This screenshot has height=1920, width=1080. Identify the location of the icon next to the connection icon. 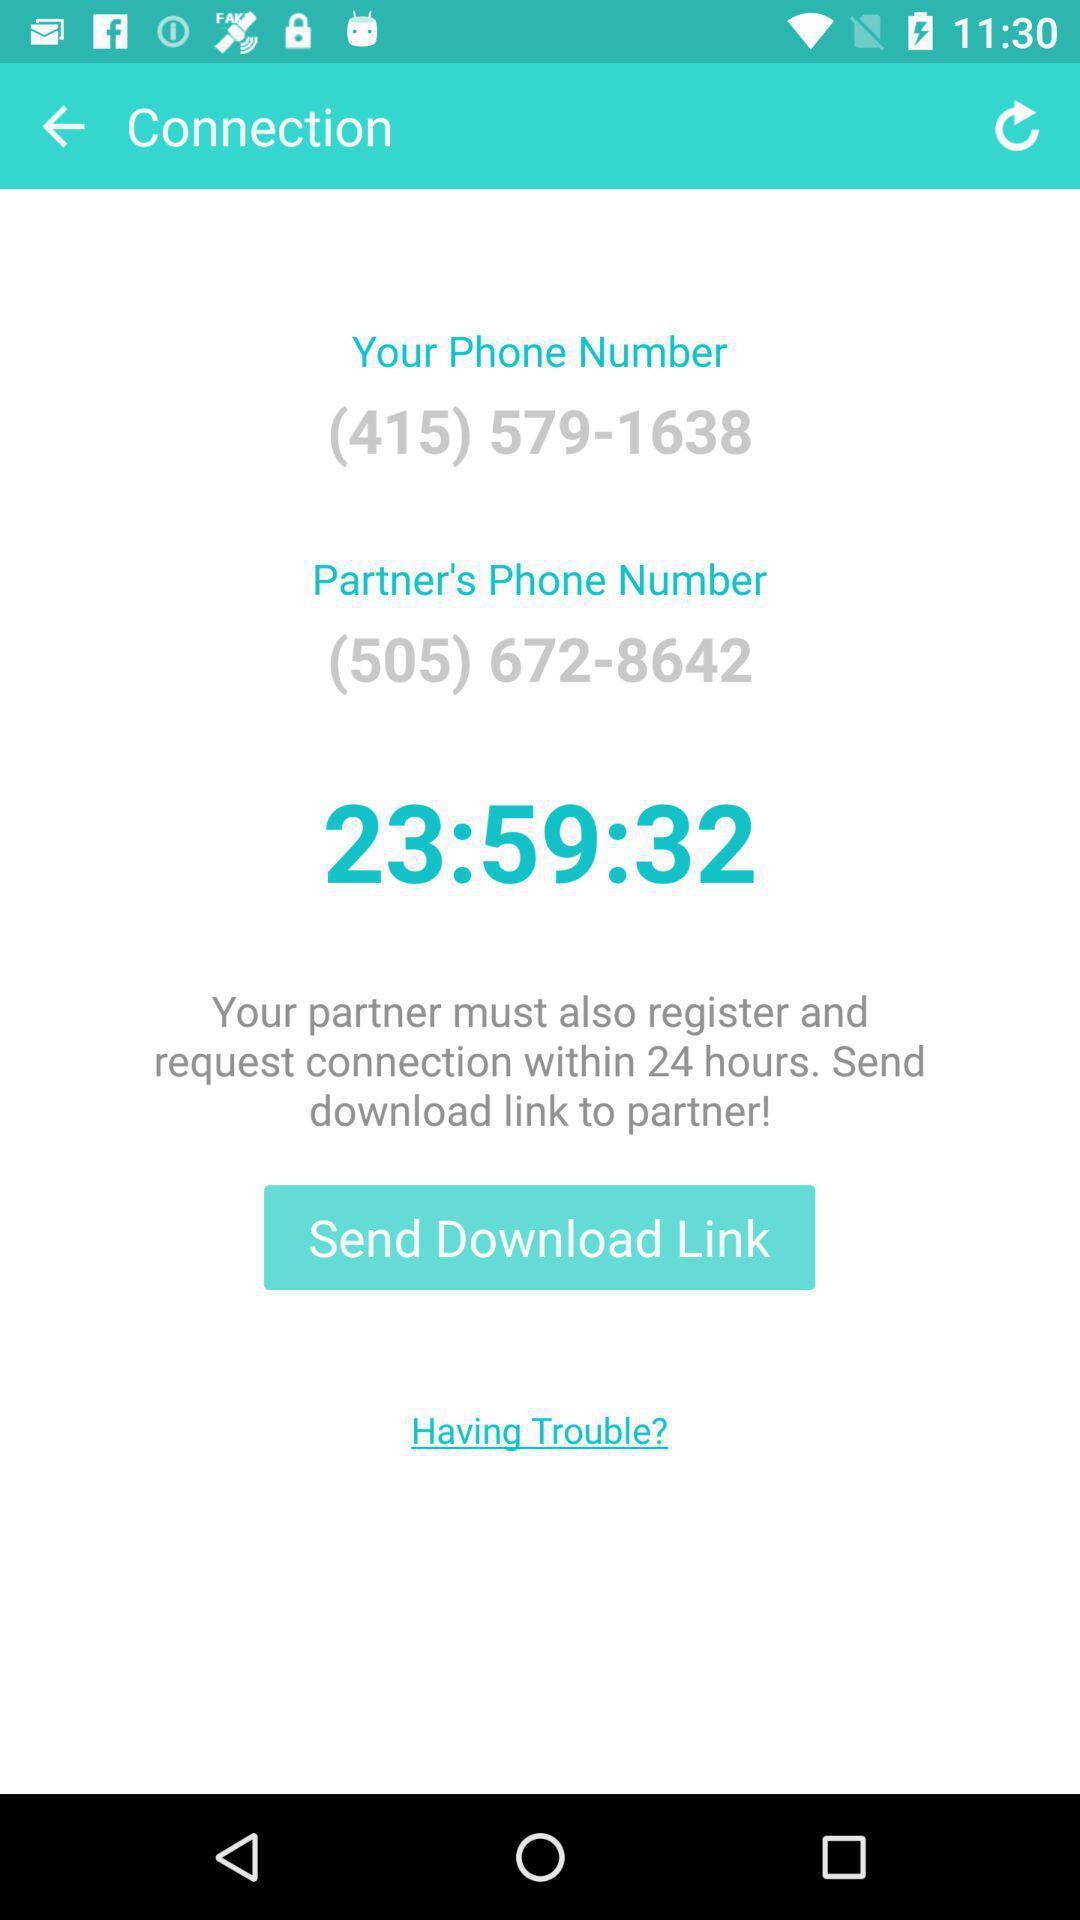
(1017, 124).